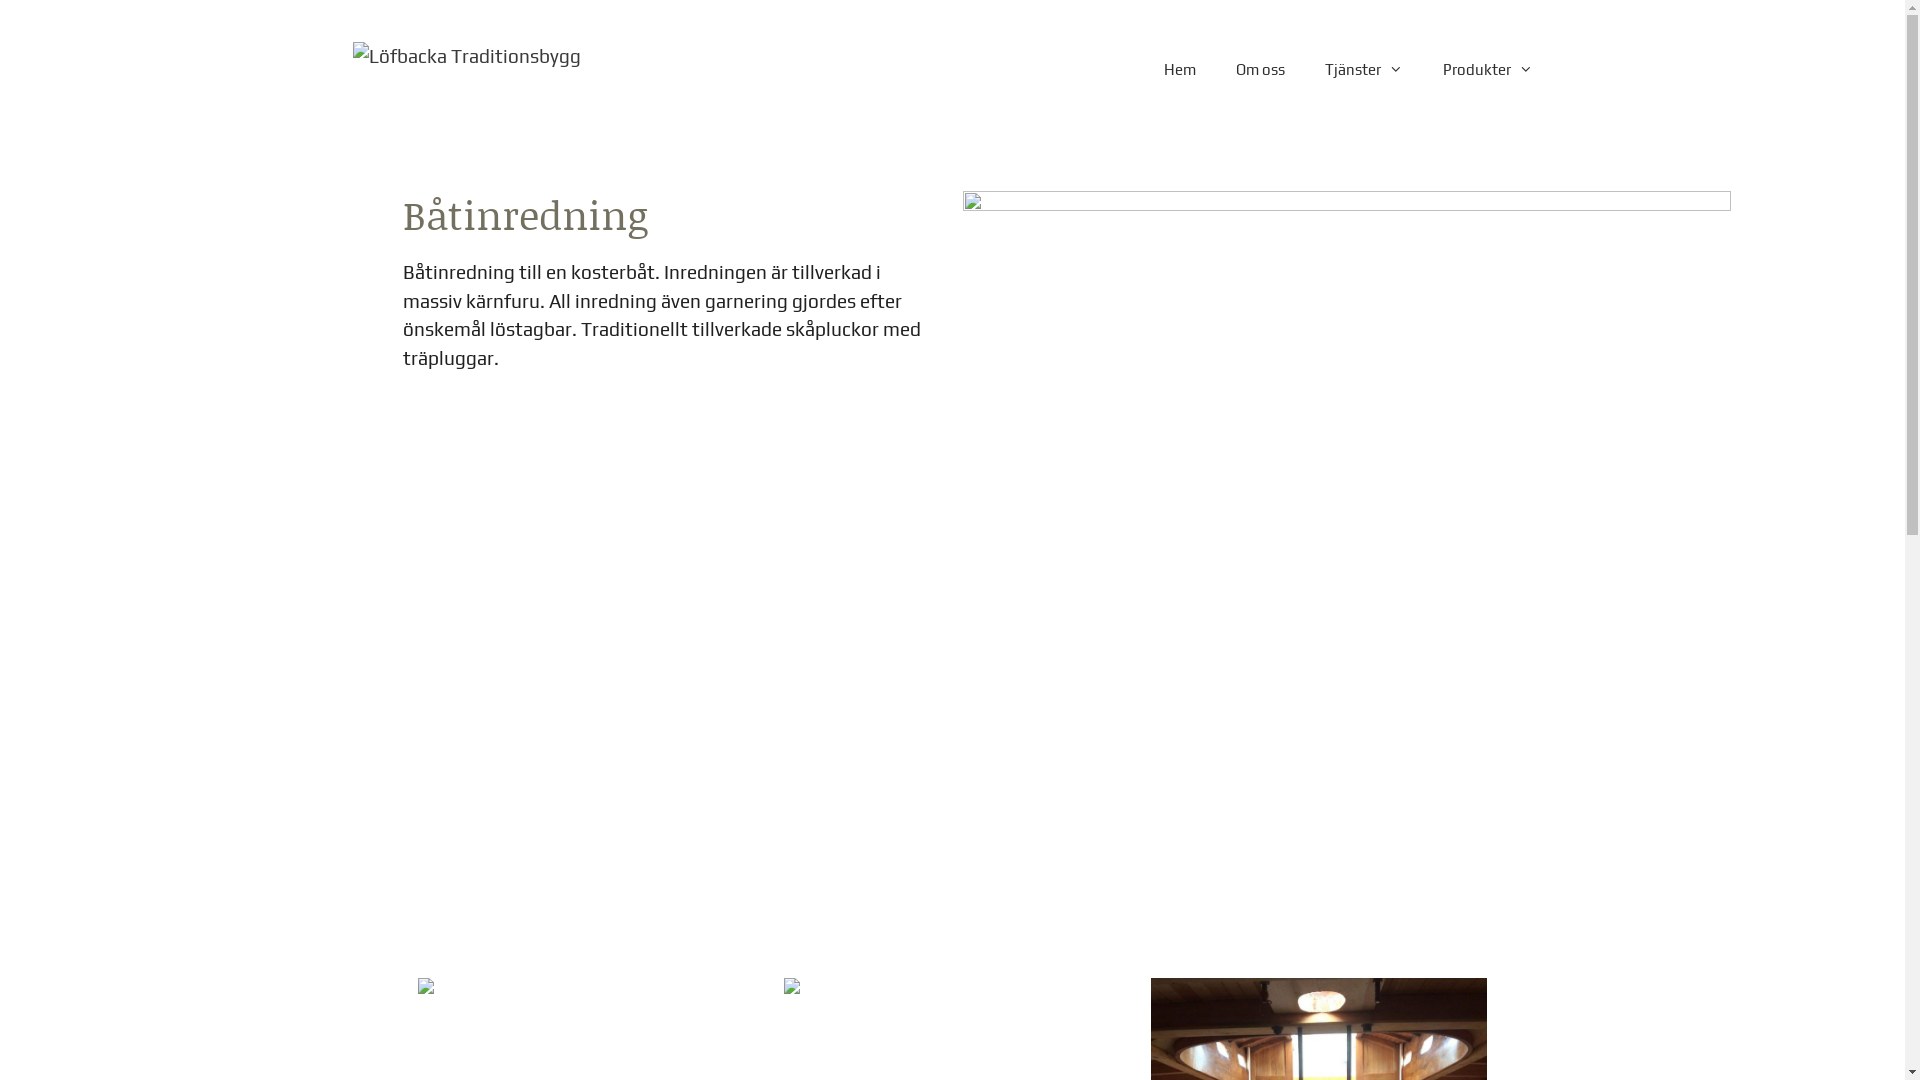  What do you see at coordinates (1180, 68) in the screenshot?
I see `'Hem'` at bounding box center [1180, 68].